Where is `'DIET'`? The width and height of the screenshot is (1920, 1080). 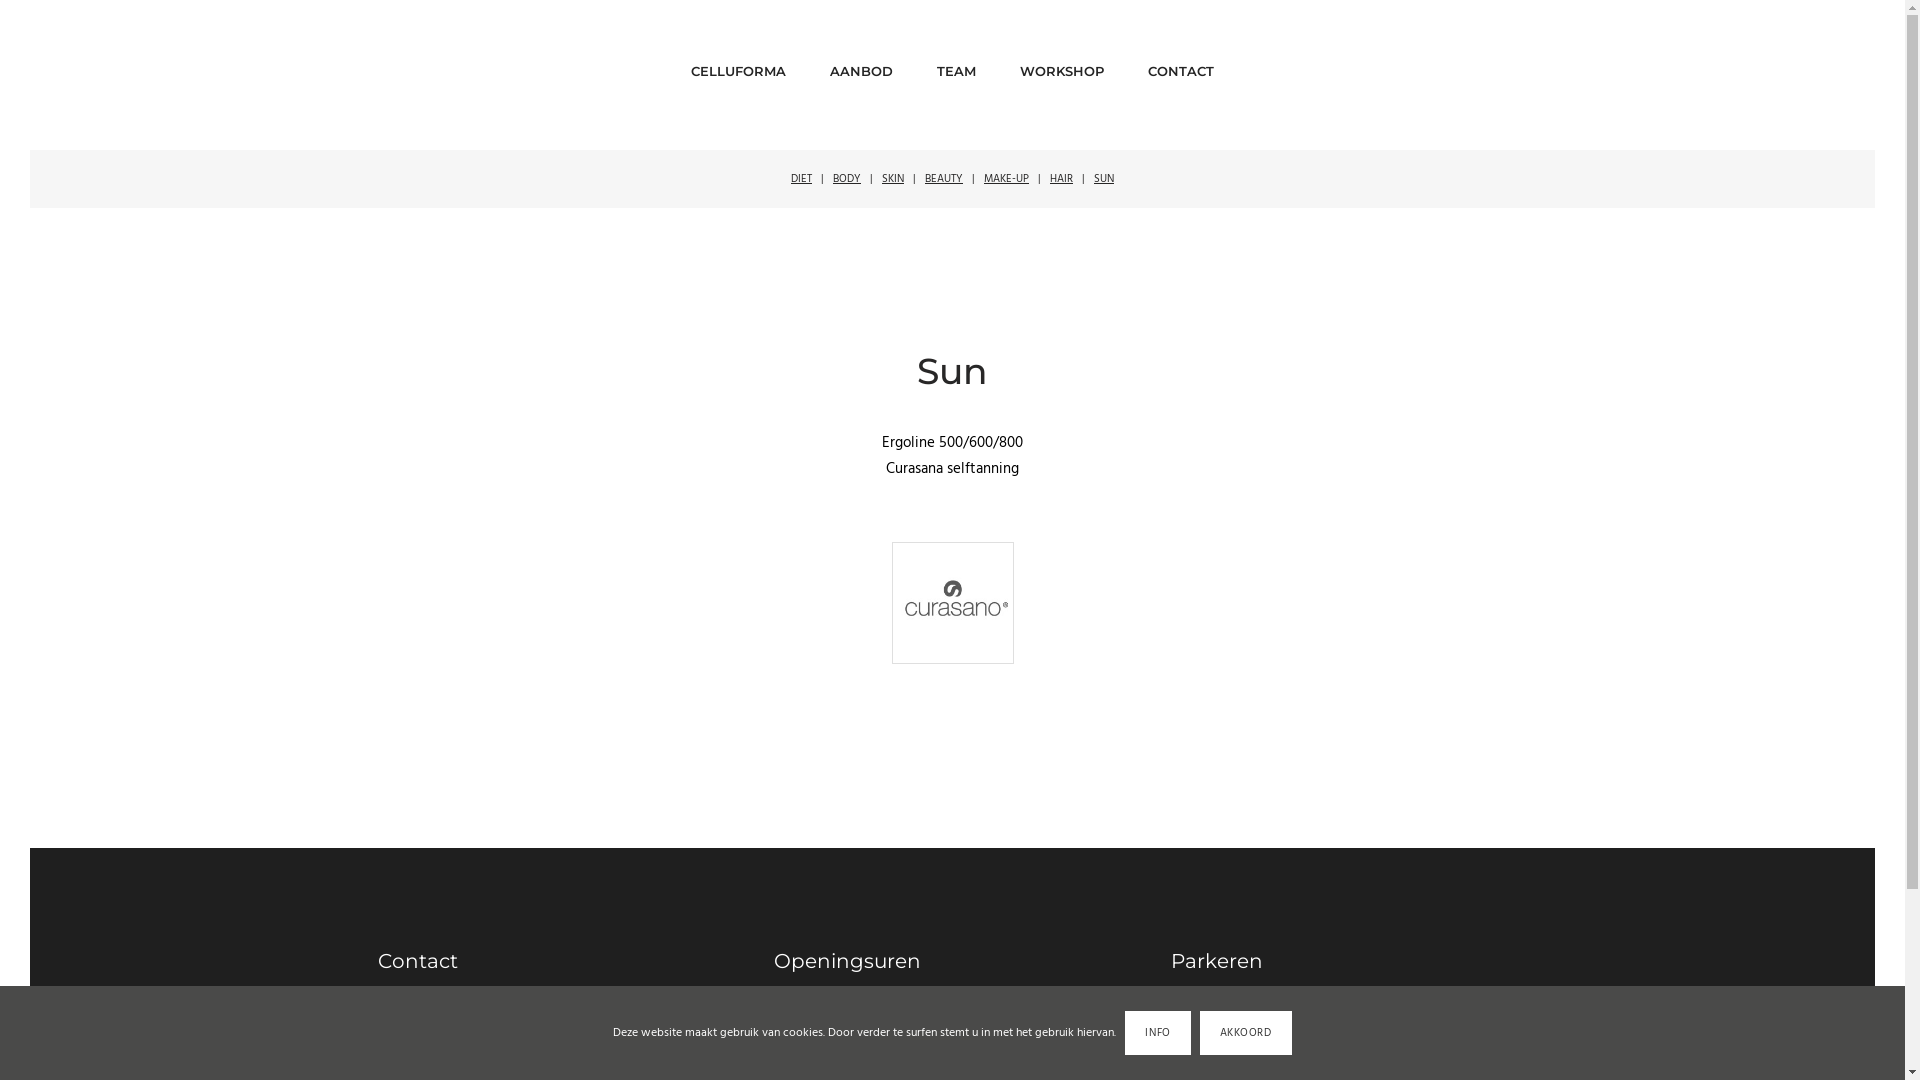 'DIET' is located at coordinates (801, 177).